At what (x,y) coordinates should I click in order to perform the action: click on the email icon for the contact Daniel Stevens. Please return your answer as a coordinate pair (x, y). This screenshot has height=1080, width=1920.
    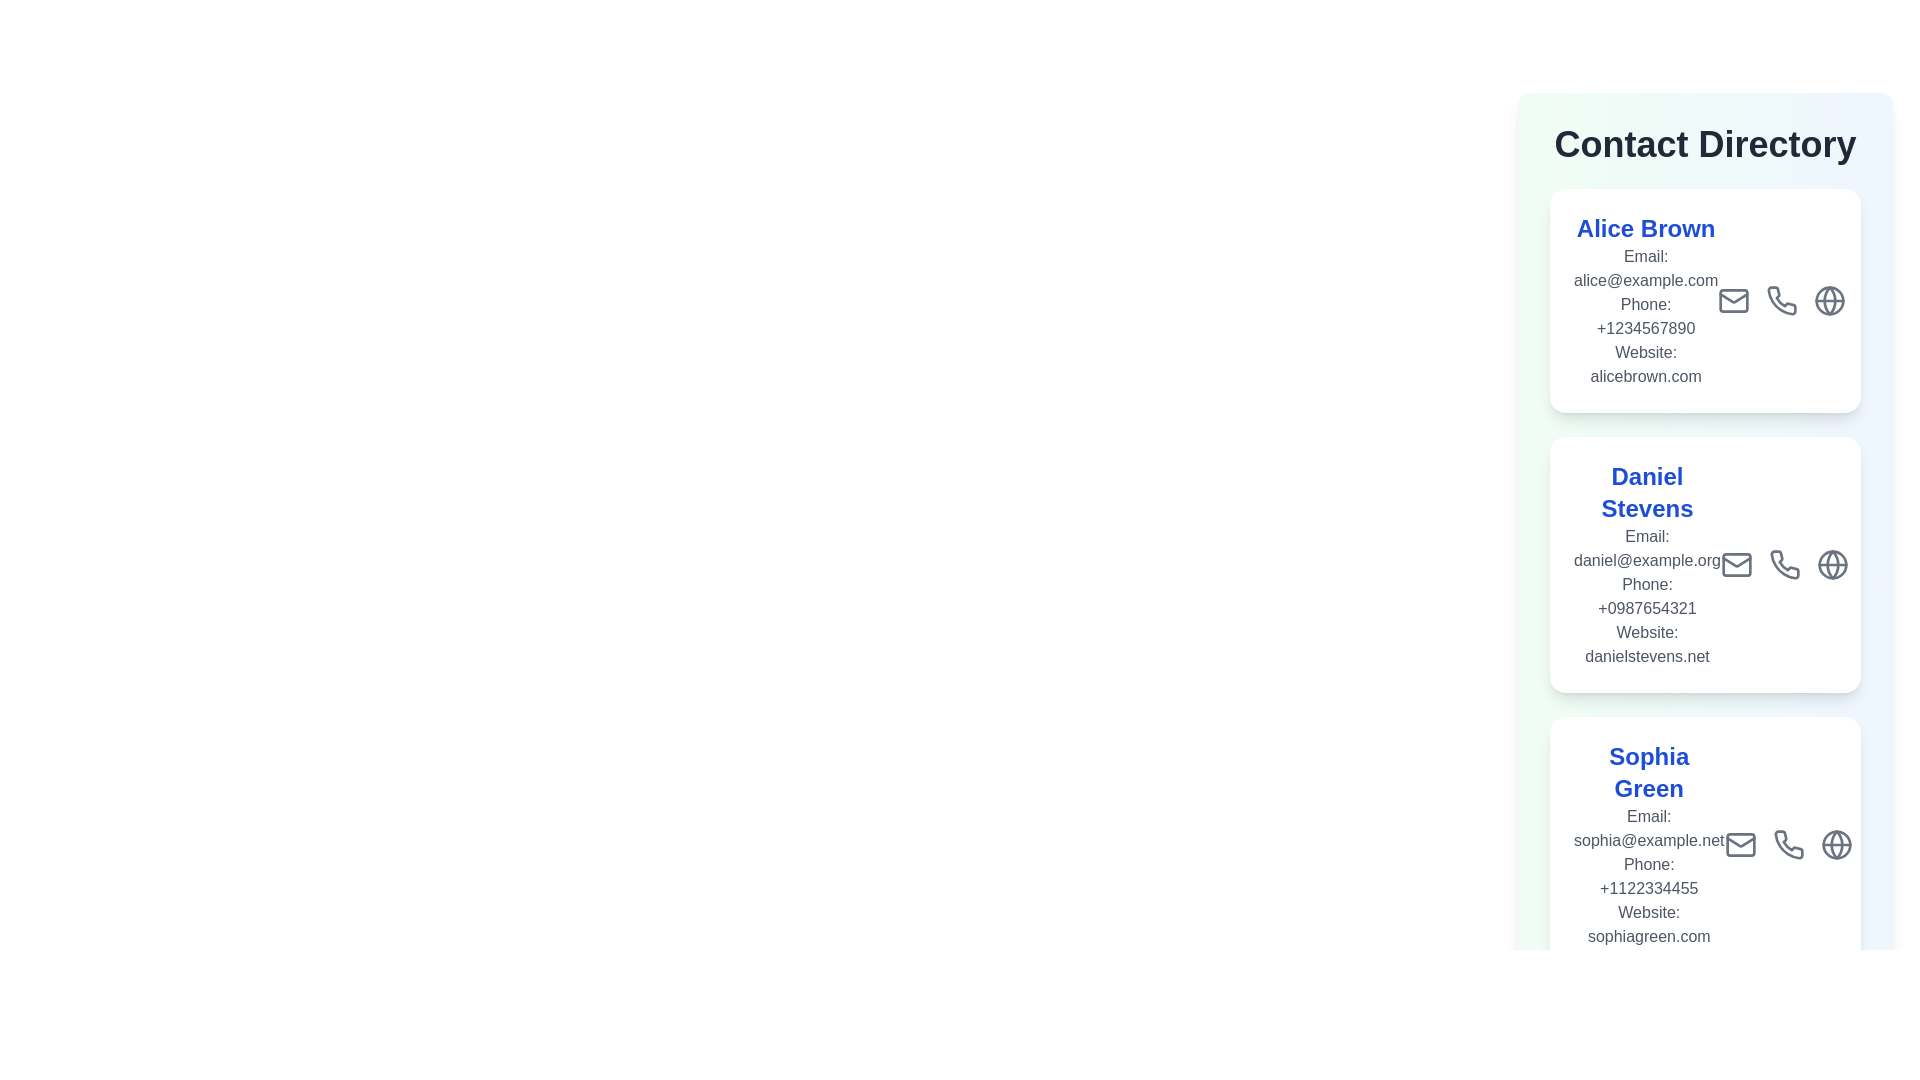
    Looking at the image, I should click on (1736, 564).